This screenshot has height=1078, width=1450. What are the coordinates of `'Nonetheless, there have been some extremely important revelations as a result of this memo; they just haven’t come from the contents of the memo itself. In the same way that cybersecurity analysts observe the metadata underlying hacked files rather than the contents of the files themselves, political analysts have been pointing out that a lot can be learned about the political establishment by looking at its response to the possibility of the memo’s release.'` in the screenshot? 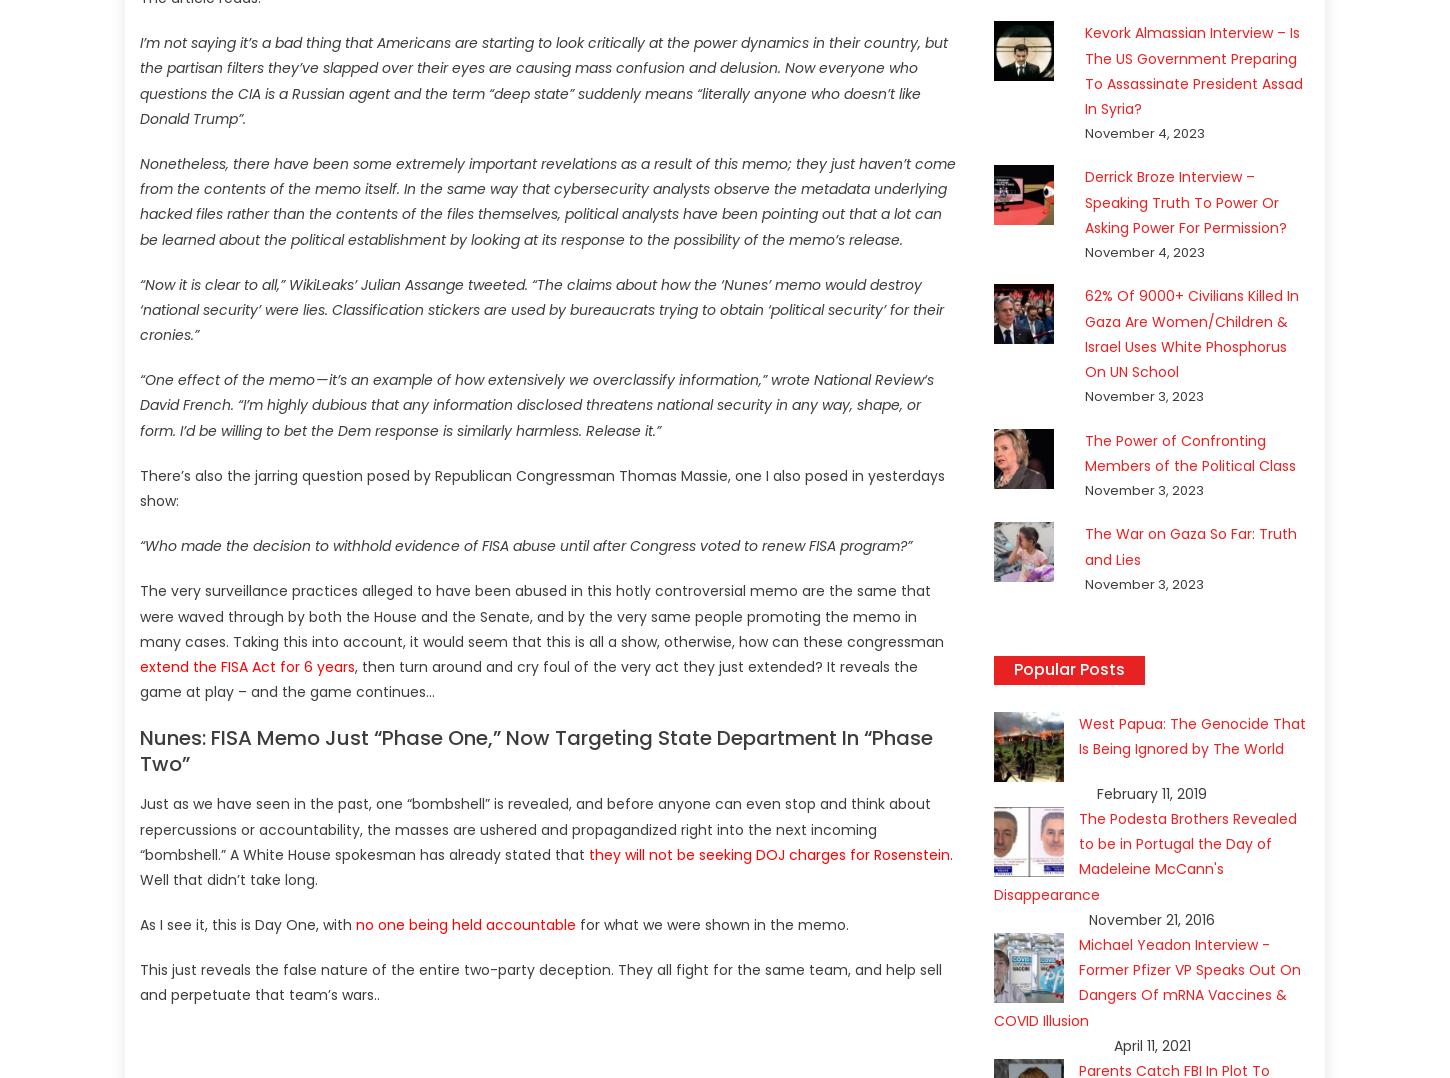 It's located at (547, 201).